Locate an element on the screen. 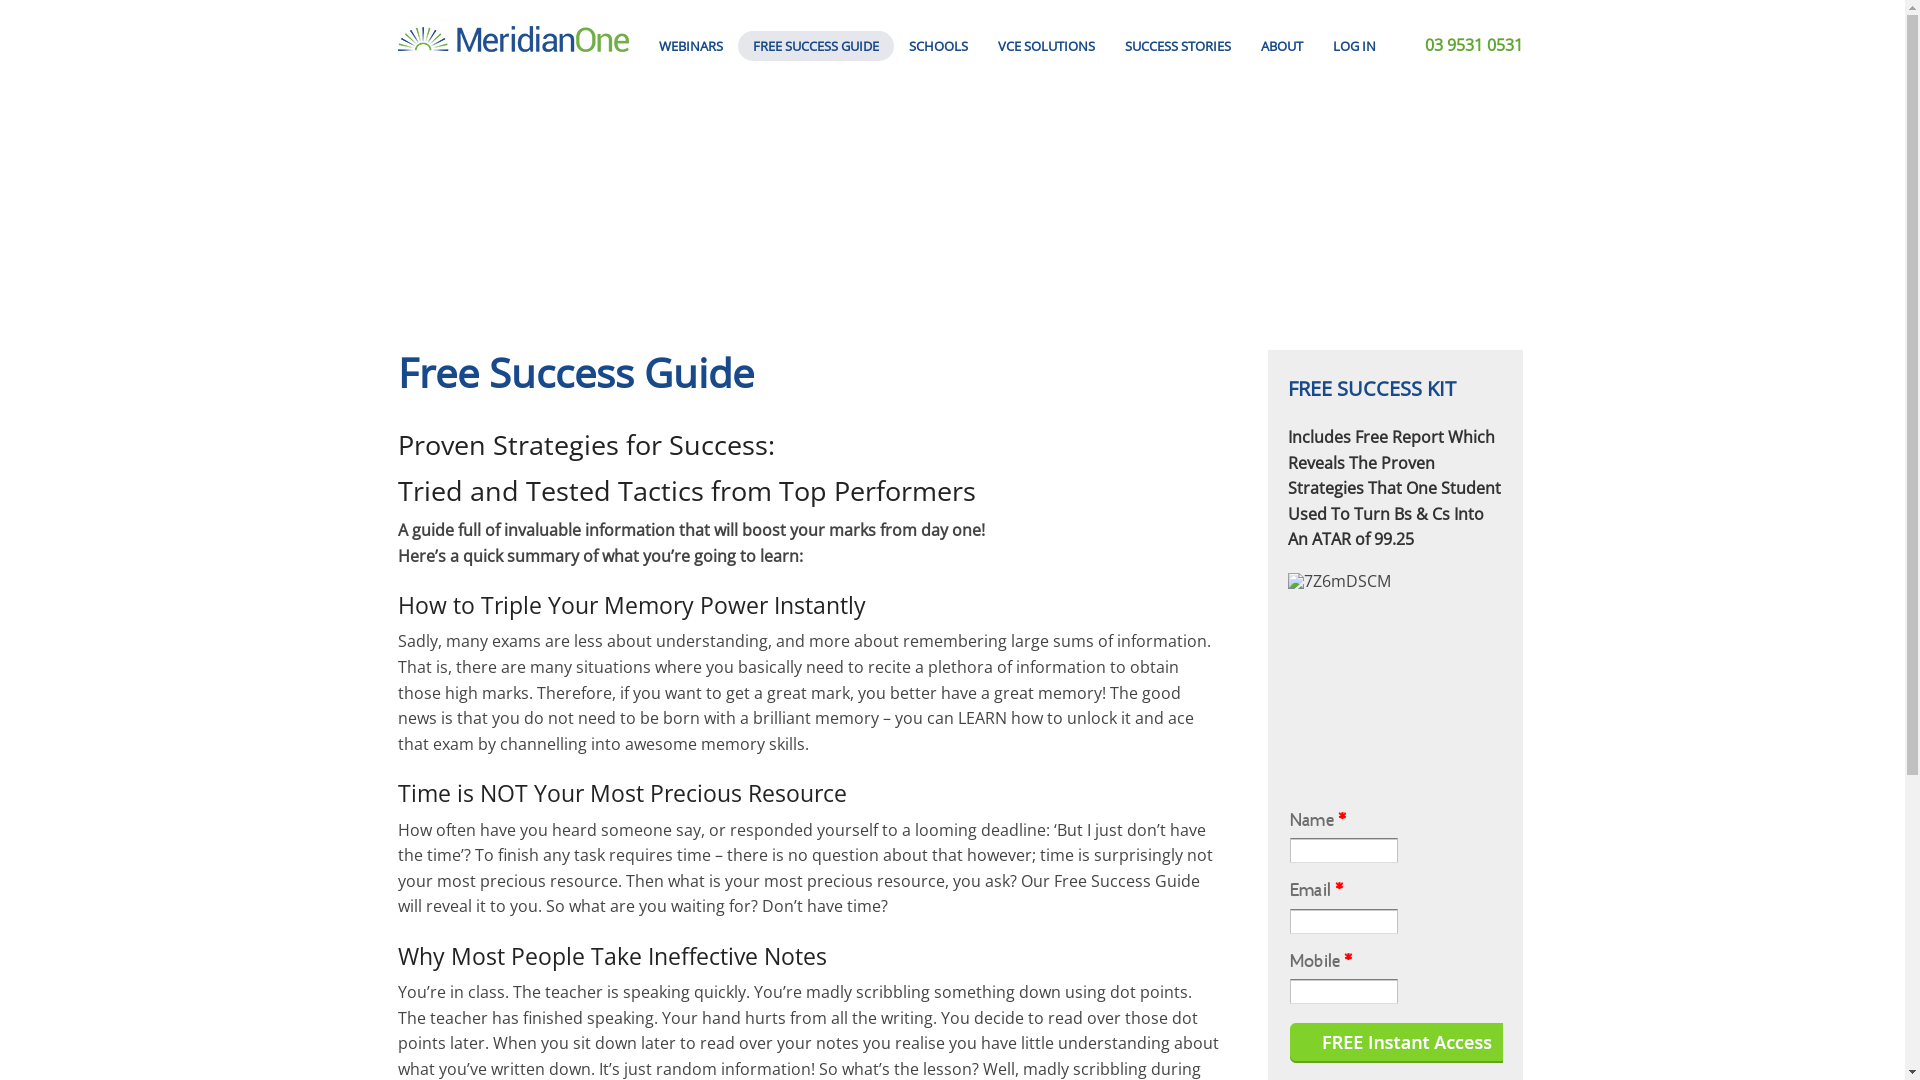 The height and width of the screenshot is (1080, 1920). 'WEBINARS' is located at coordinates (691, 45).